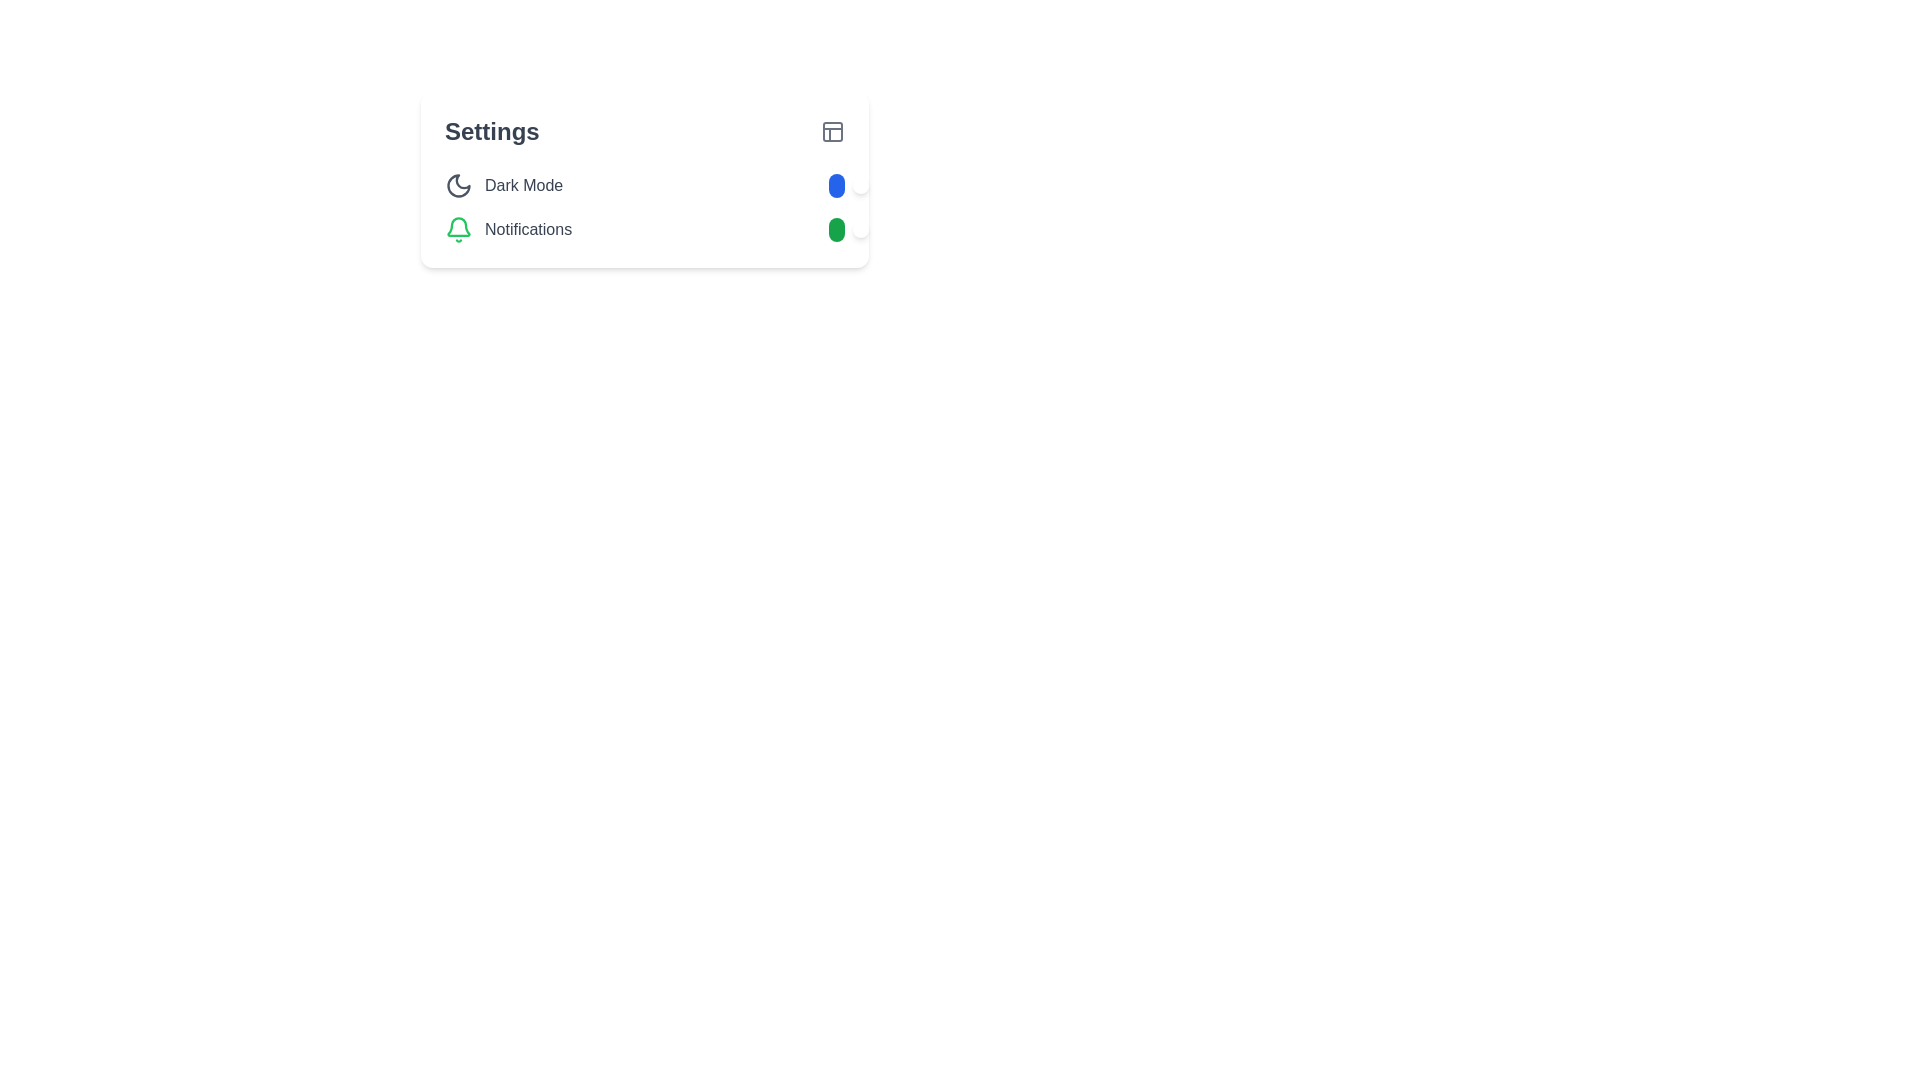  Describe the element at coordinates (458, 229) in the screenshot. I see `the green bell icon located to the left of the word 'Notifications' in the settings panel` at that location.